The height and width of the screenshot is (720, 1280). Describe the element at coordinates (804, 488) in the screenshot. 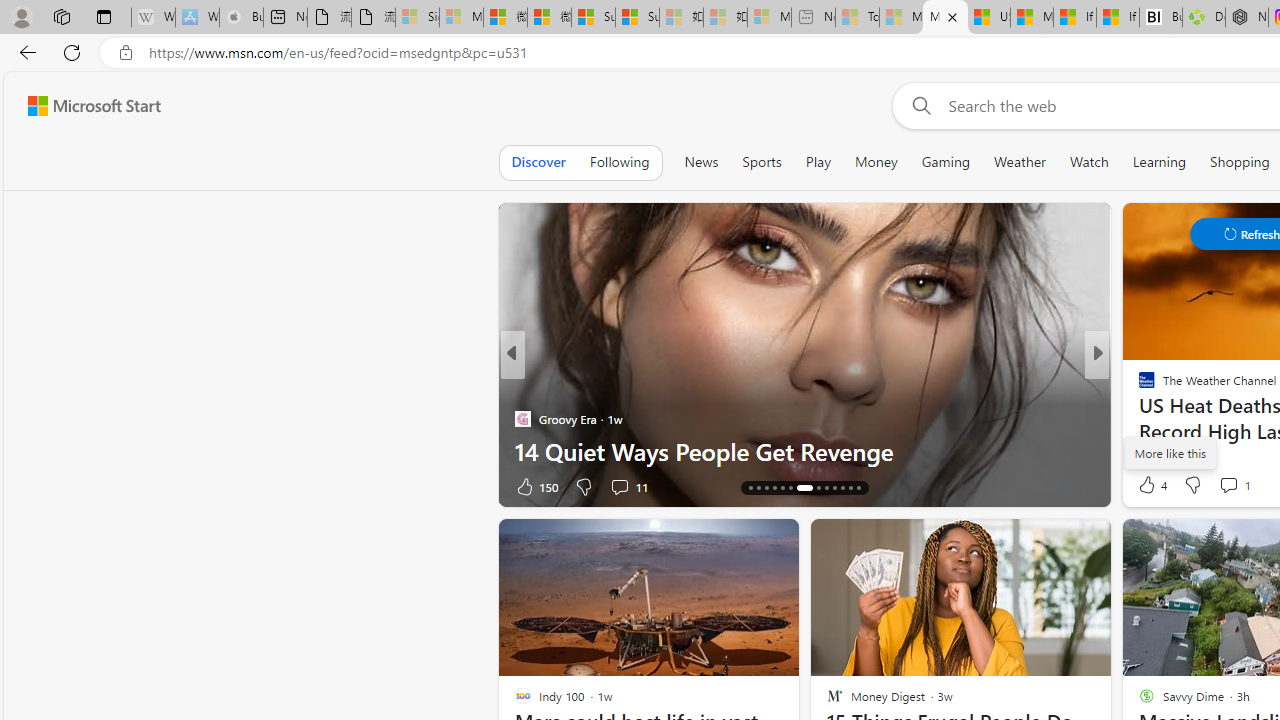

I see `'AutomationID: tab-20'` at that location.